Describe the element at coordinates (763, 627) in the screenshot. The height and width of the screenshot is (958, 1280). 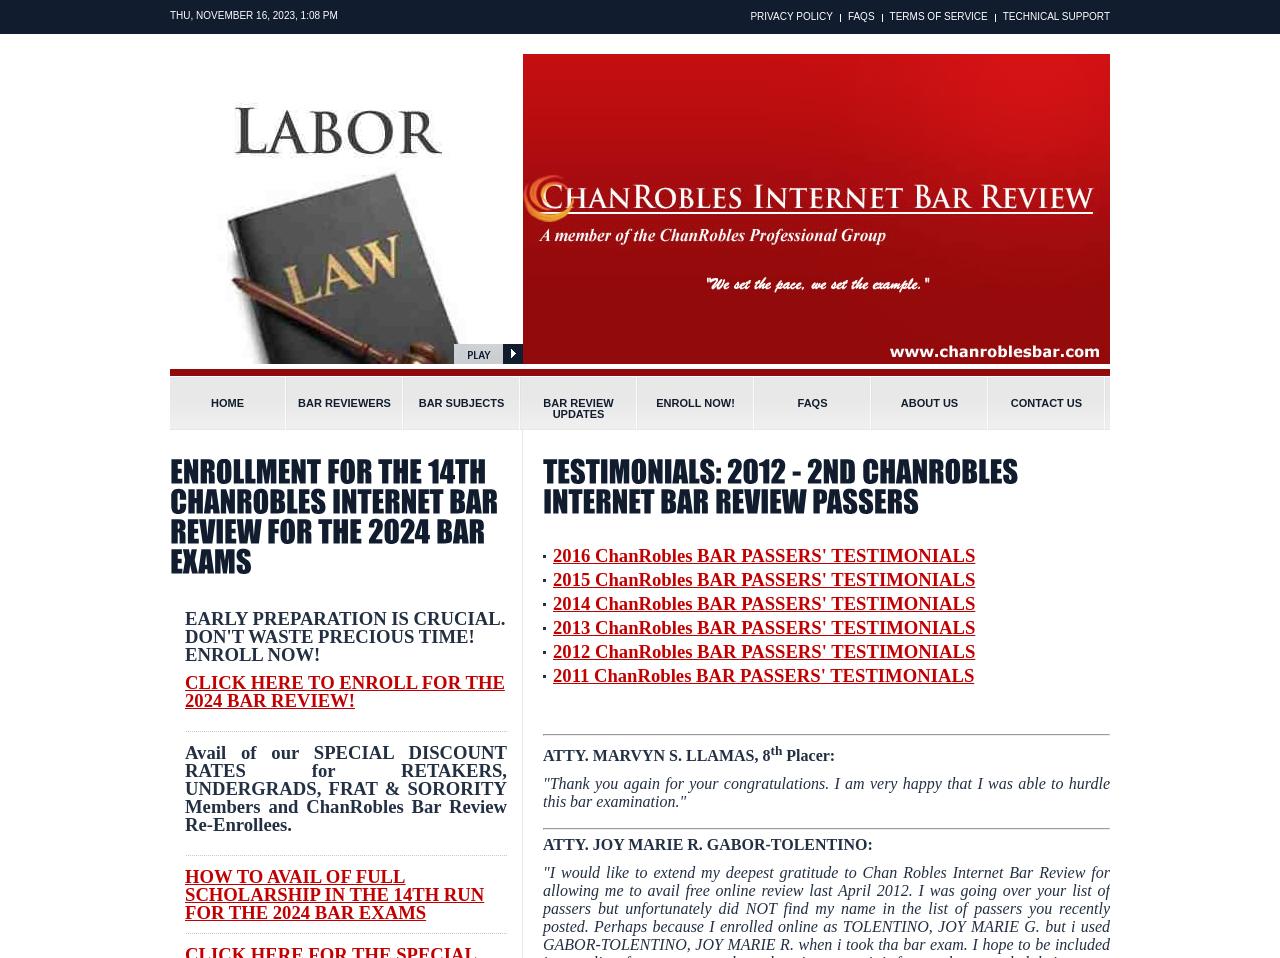
I see `'2013 ChanRobles BAR PASSERS' TESTIMONIALS'` at that location.